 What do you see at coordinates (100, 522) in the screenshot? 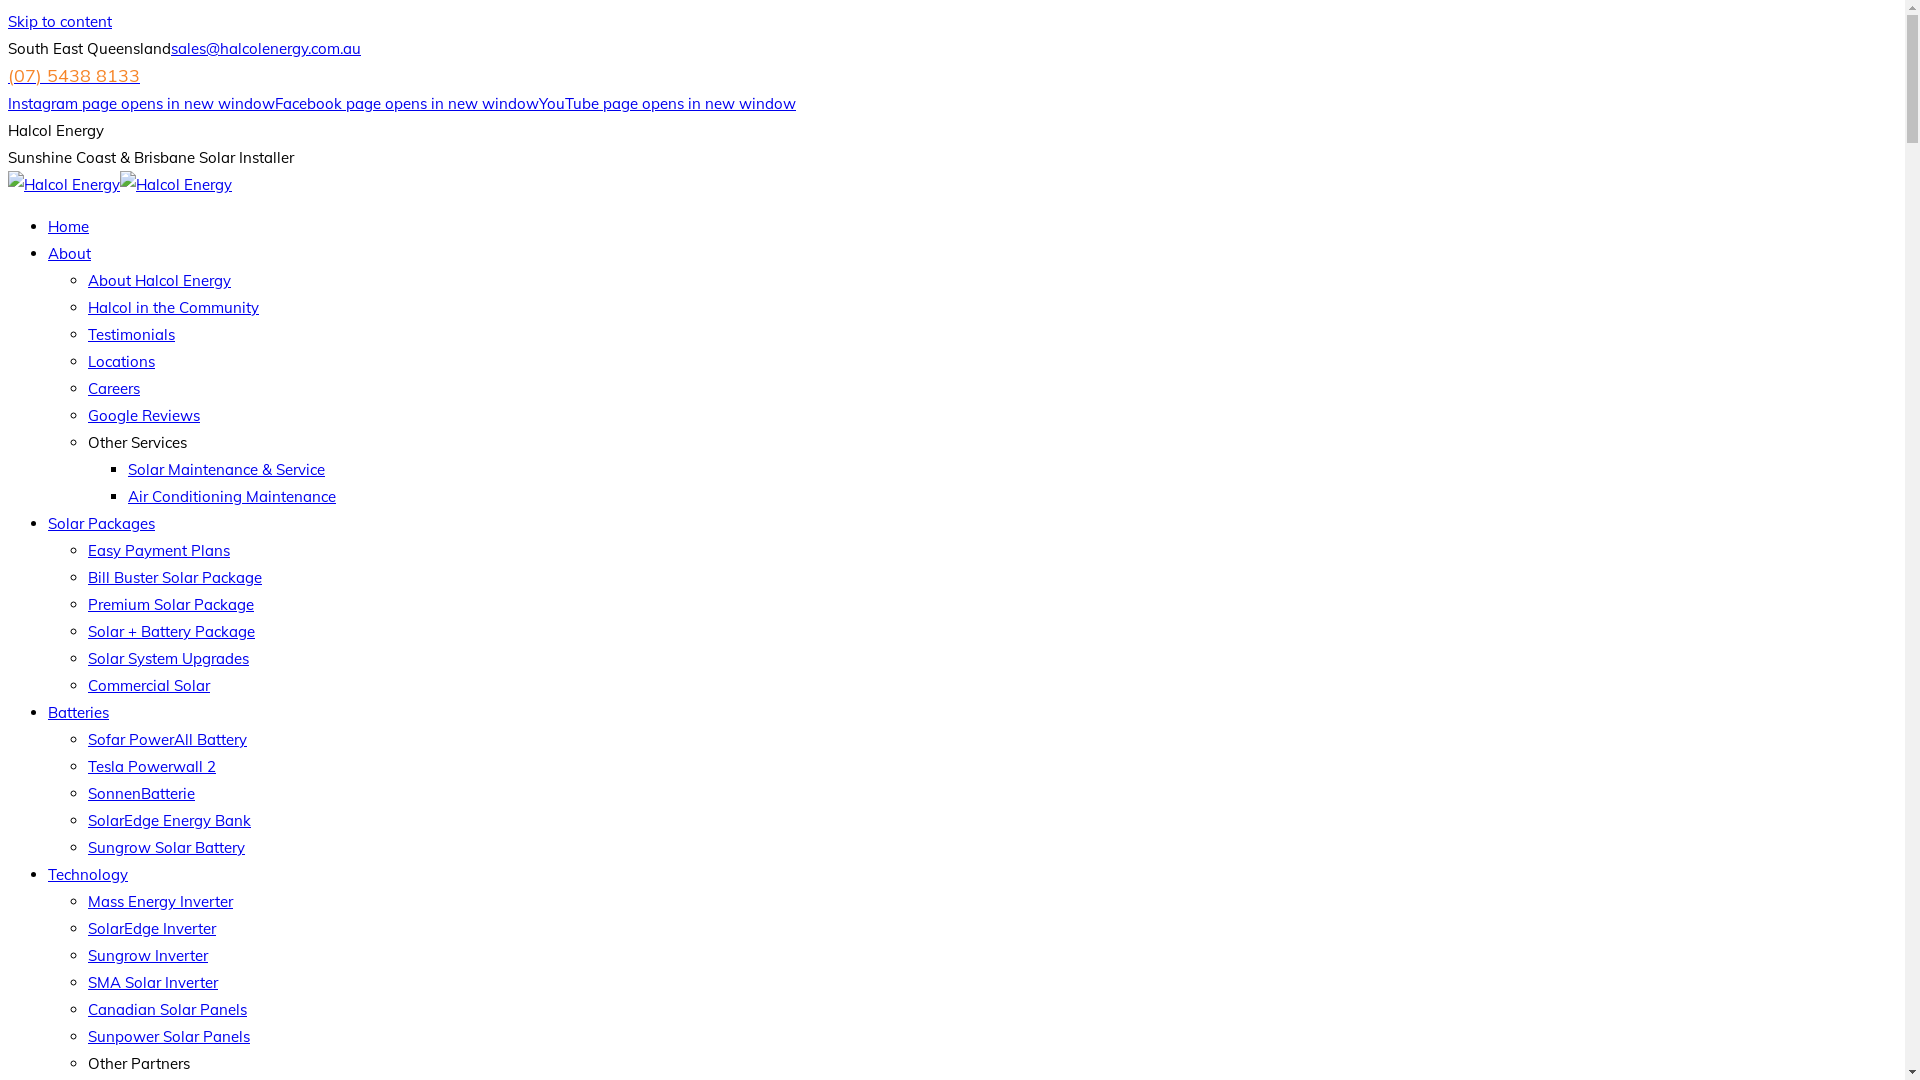
I see `'Solar Packages'` at bounding box center [100, 522].